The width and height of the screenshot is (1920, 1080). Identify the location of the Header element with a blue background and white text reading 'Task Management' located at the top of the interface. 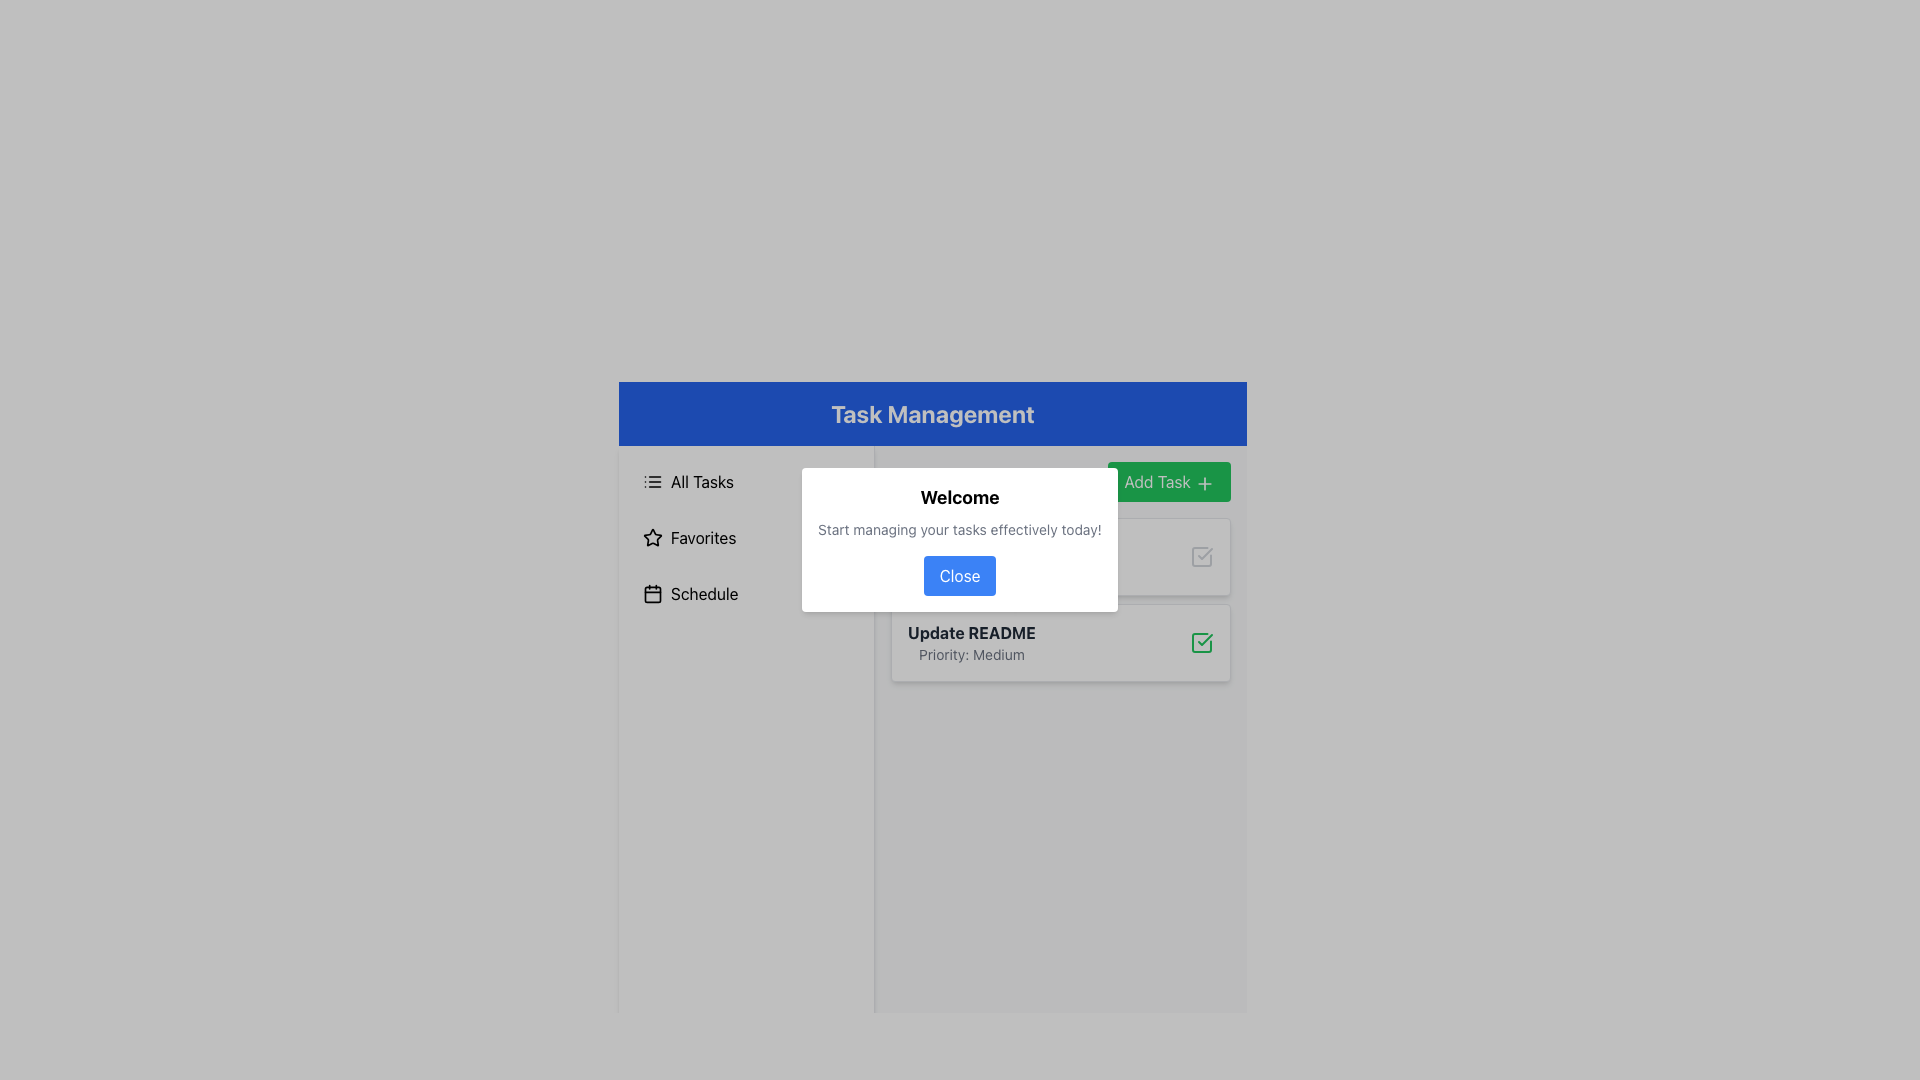
(931, 412).